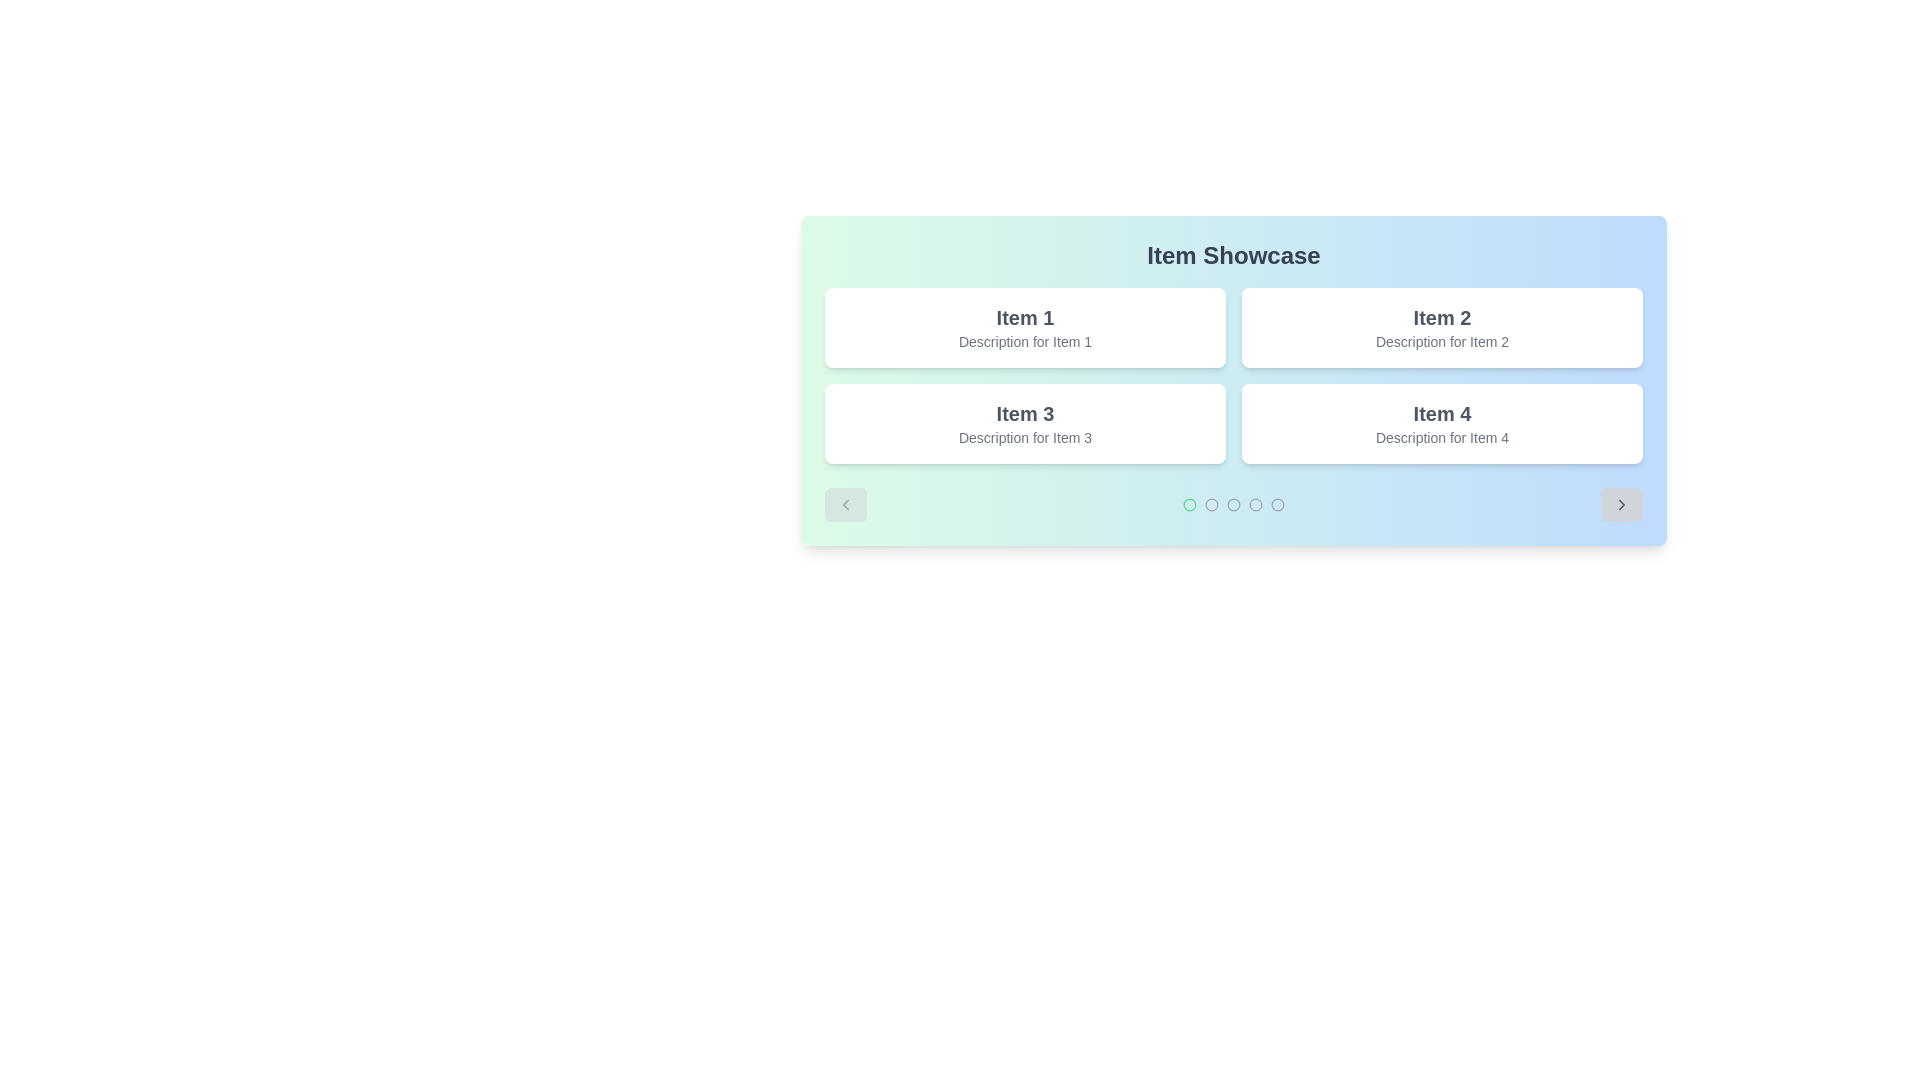 The height and width of the screenshot is (1080, 1920). I want to click on the navigation button located in the lower-left corner of the 'Item Showcase' interface to move to the previous set of showcased items, so click(845, 504).